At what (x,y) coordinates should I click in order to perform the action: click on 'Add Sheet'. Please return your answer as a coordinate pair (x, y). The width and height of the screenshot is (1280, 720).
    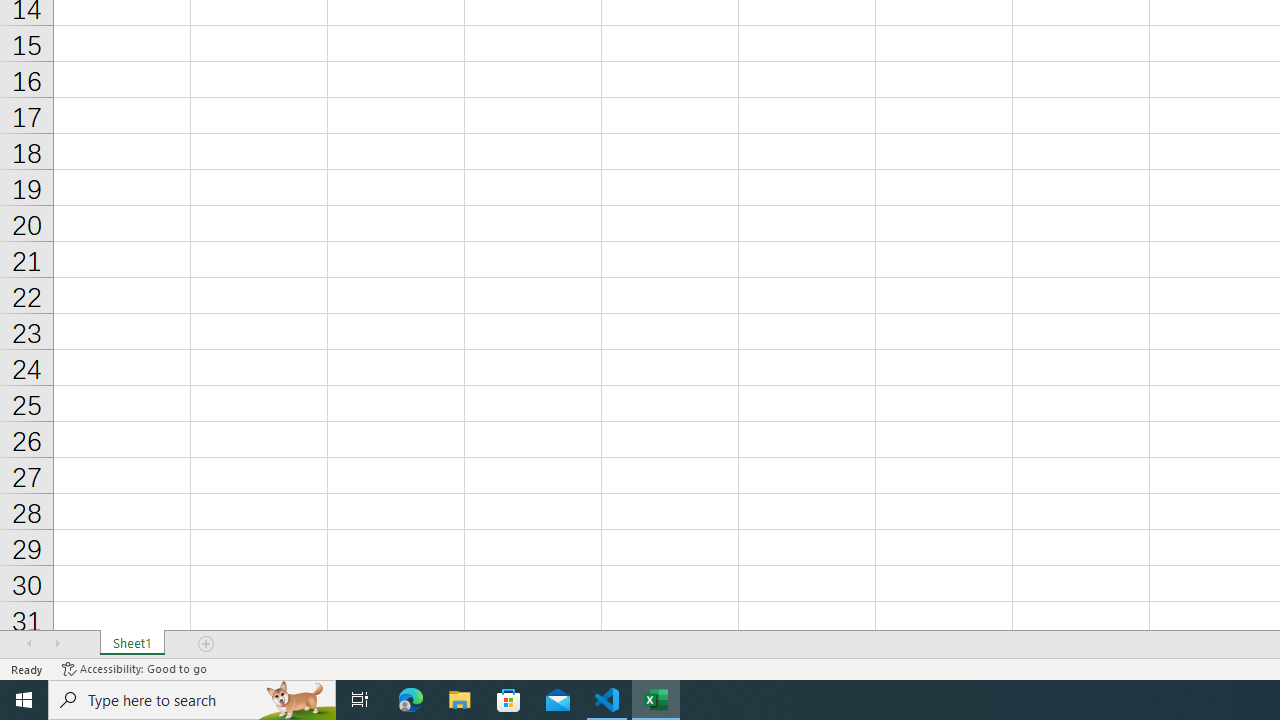
    Looking at the image, I should click on (207, 644).